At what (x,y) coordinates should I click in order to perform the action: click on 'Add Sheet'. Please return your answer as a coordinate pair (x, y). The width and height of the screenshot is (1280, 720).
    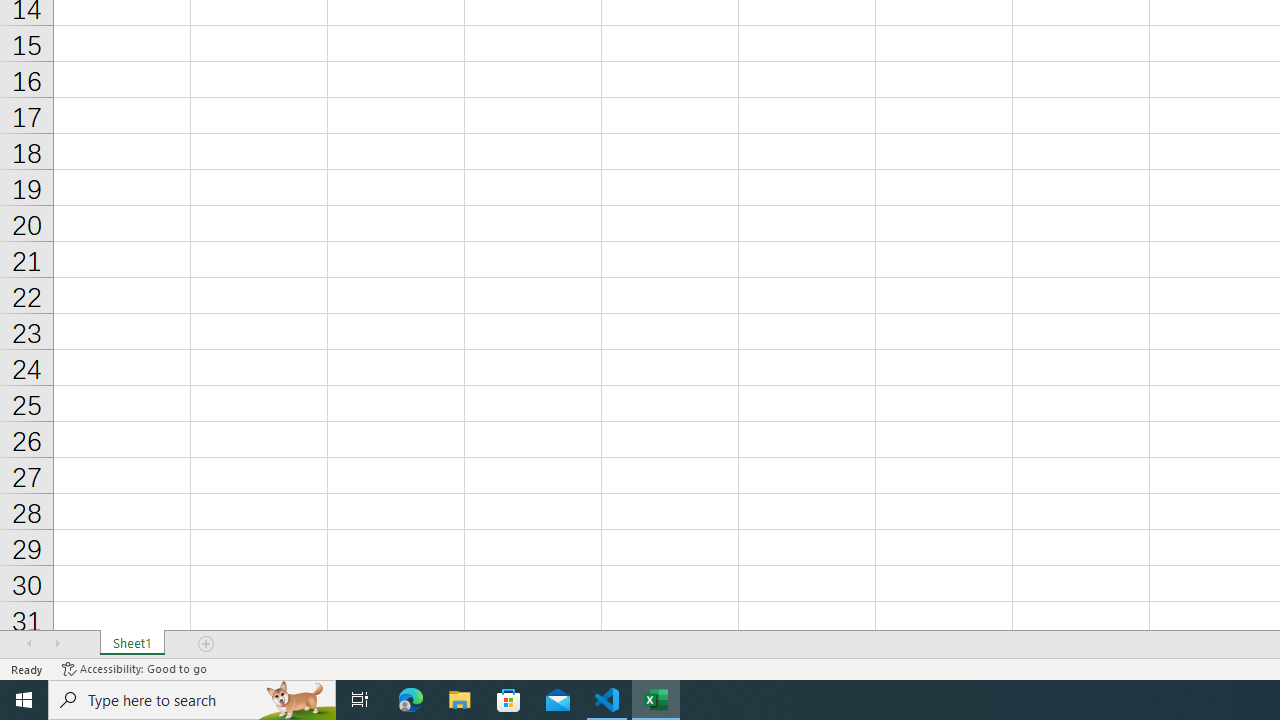
    Looking at the image, I should click on (207, 644).